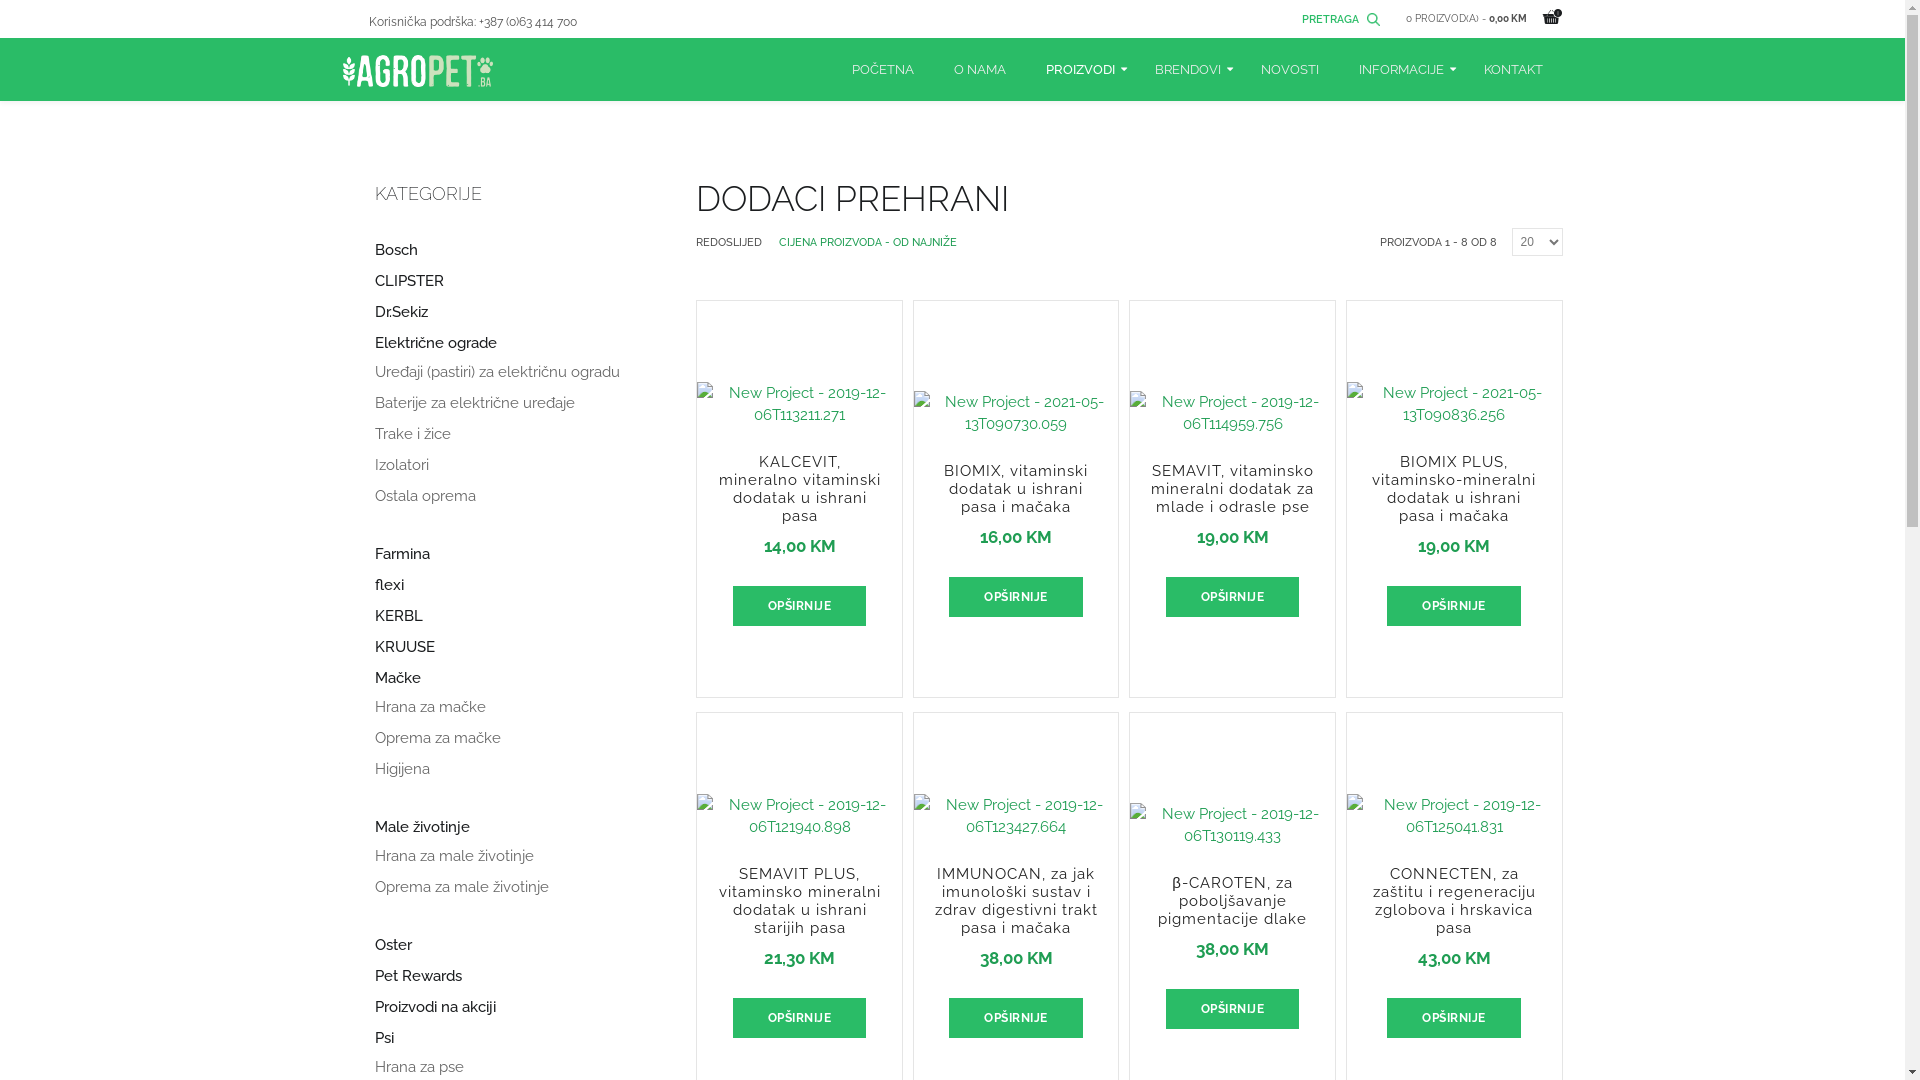 The width and height of the screenshot is (1920, 1080). What do you see at coordinates (423, 495) in the screenshot?
I see `'Ostala oprema'` at bounding box center [423, 495].